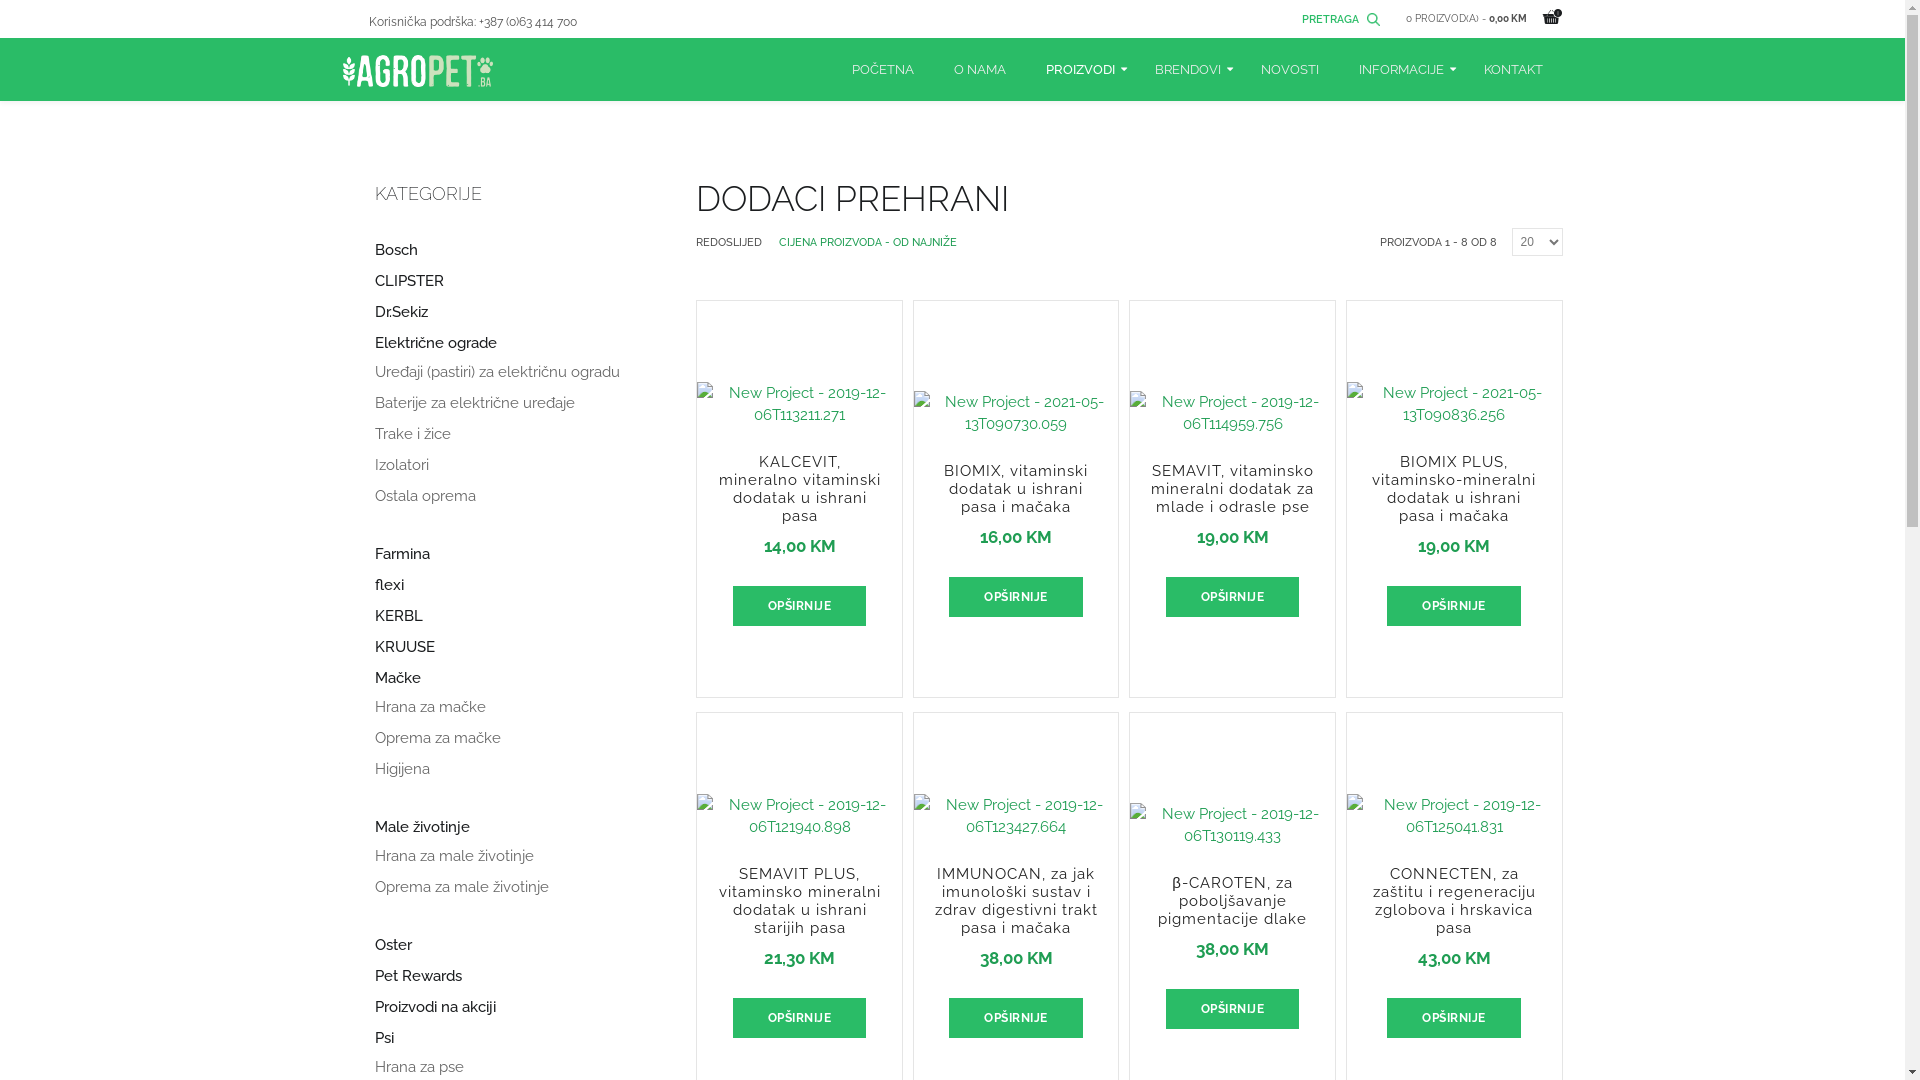 The width and height of the screenshot is (1920, 1080). What do you see at coordinates (423, 495) in the screenshot?
I see `'Ostala oprema'` at bounding box center [423, 495].